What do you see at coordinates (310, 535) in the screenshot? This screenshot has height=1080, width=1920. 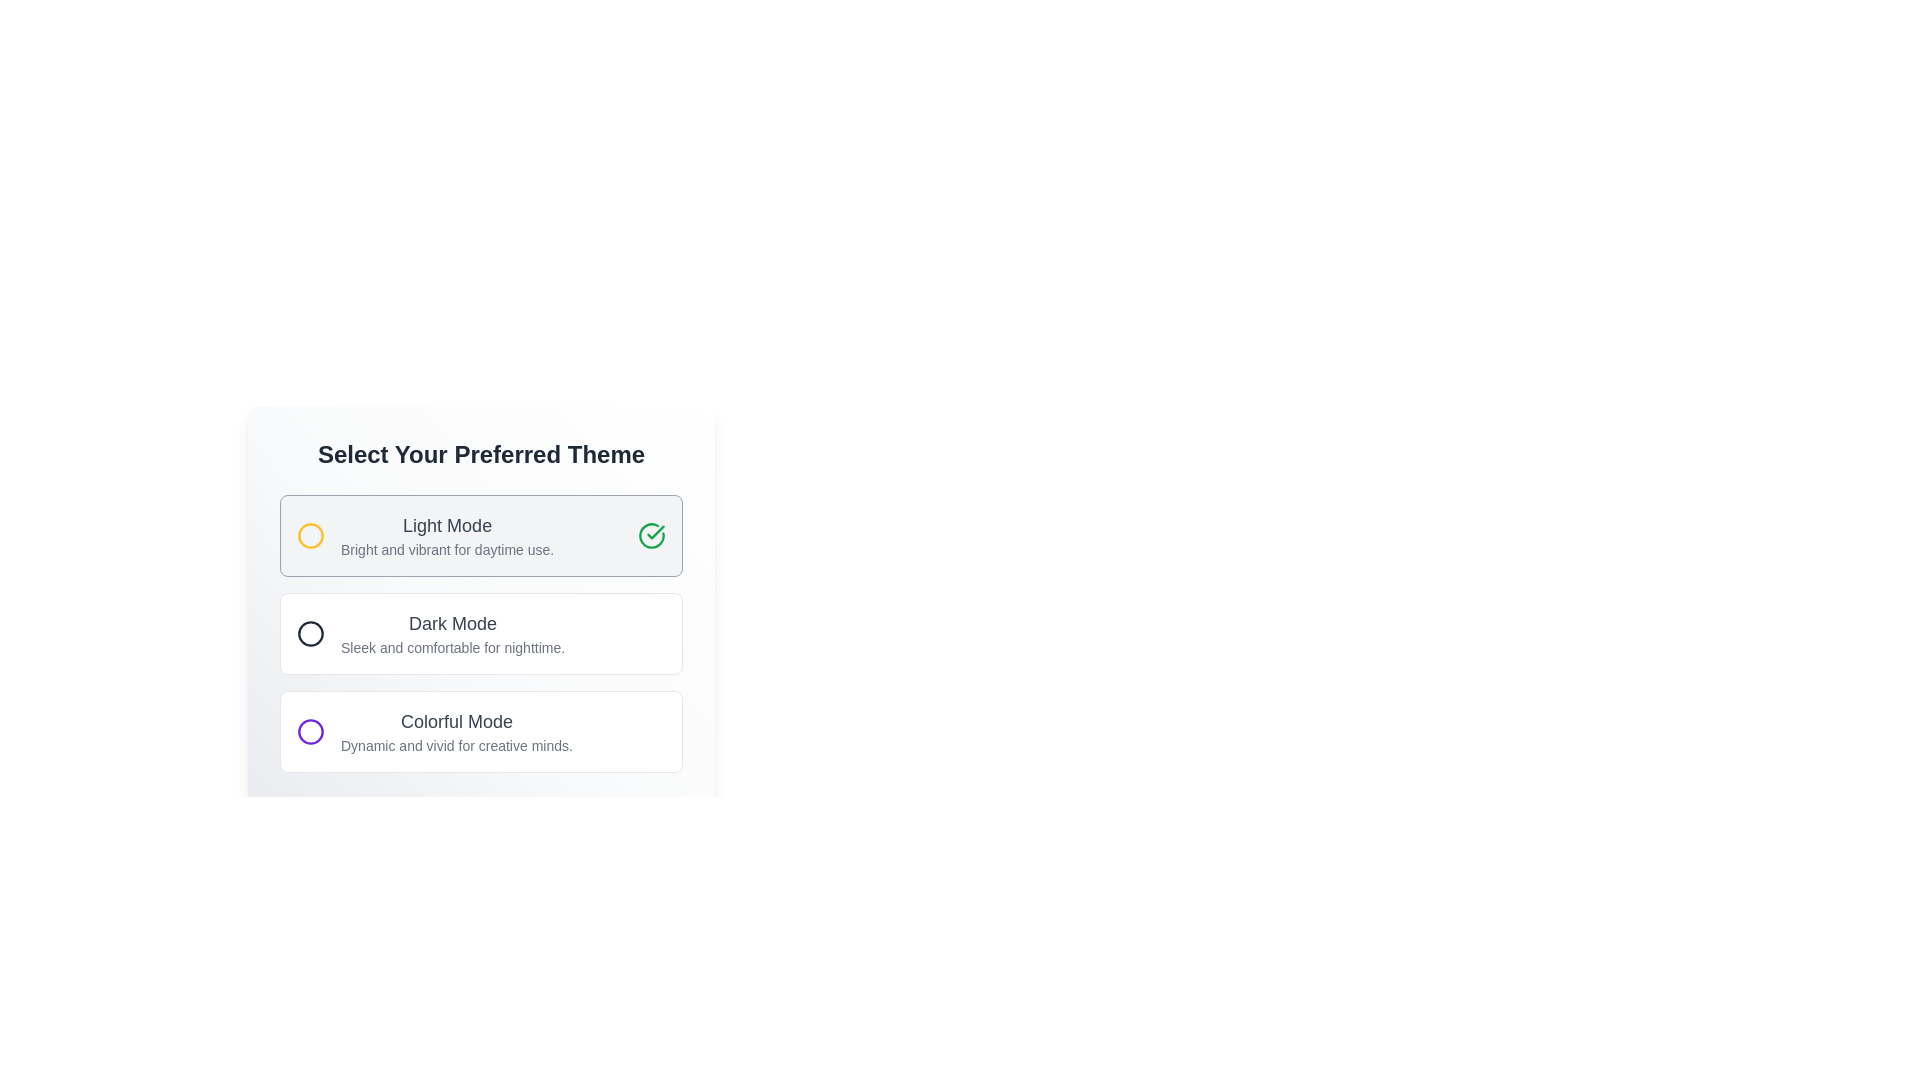 I see `the Circular icon that indicates the 'Light Mode' option, which is located to the left of the 'Light Mode' text and above the description 'Bright and vibrant for daytime use.'` at bounding box center [310, 535].